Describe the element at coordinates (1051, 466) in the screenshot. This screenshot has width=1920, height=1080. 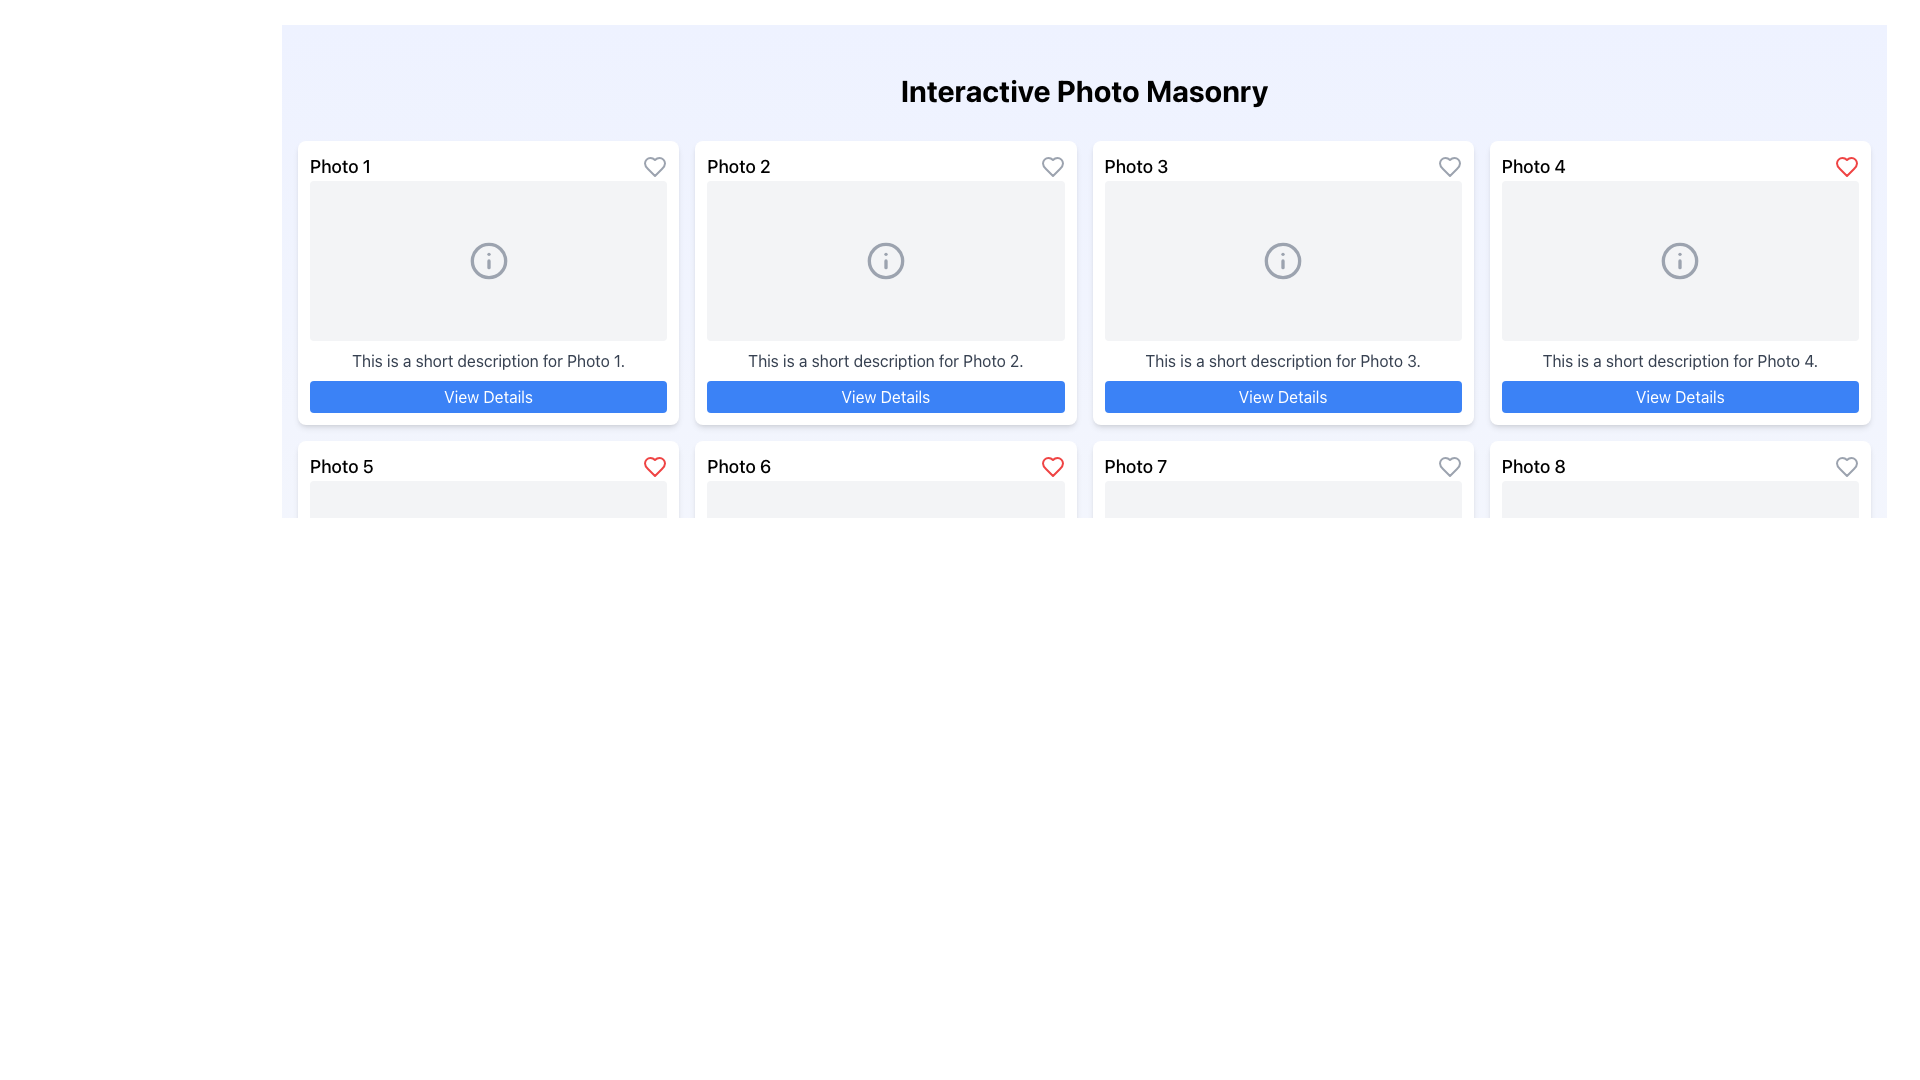
I see `the favorite button located in the top-right corner of the Photo 6 card` at that location.